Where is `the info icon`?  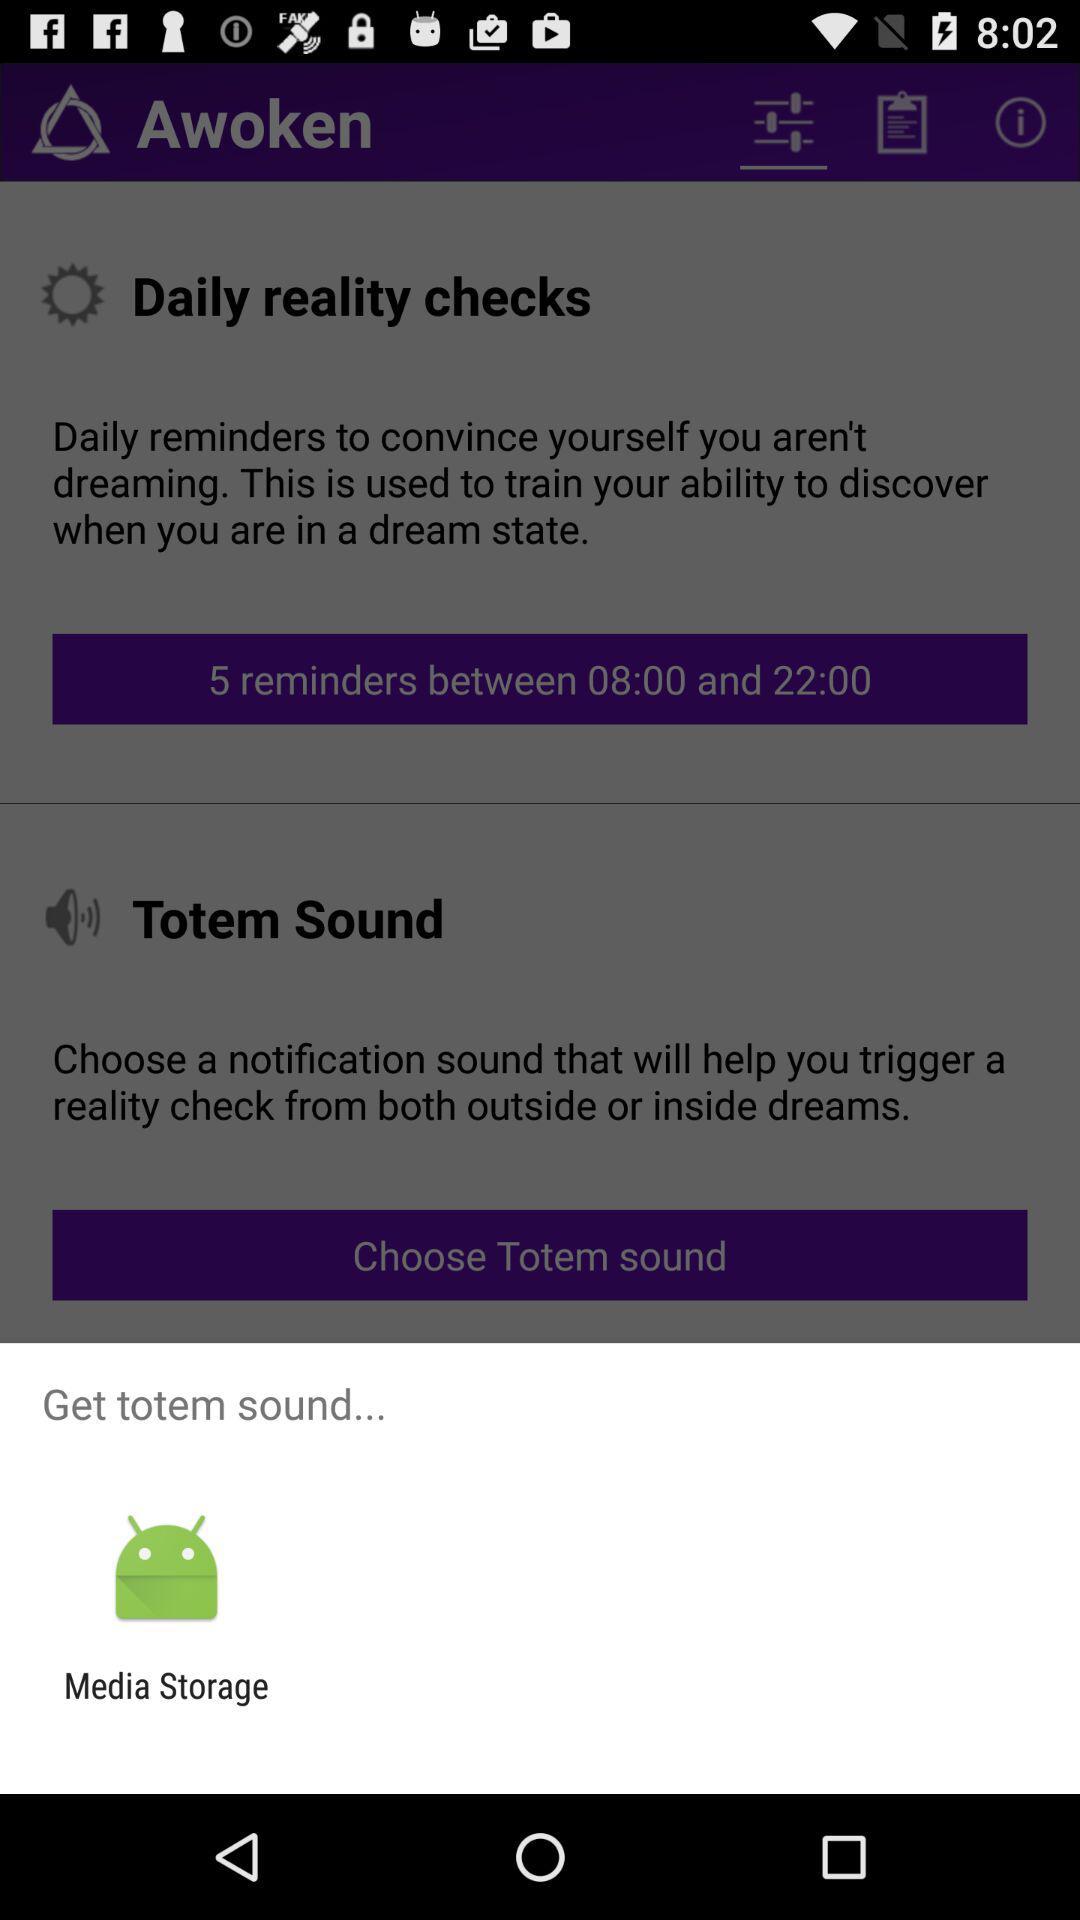 the info icon is located at coordinates (1020, 129).